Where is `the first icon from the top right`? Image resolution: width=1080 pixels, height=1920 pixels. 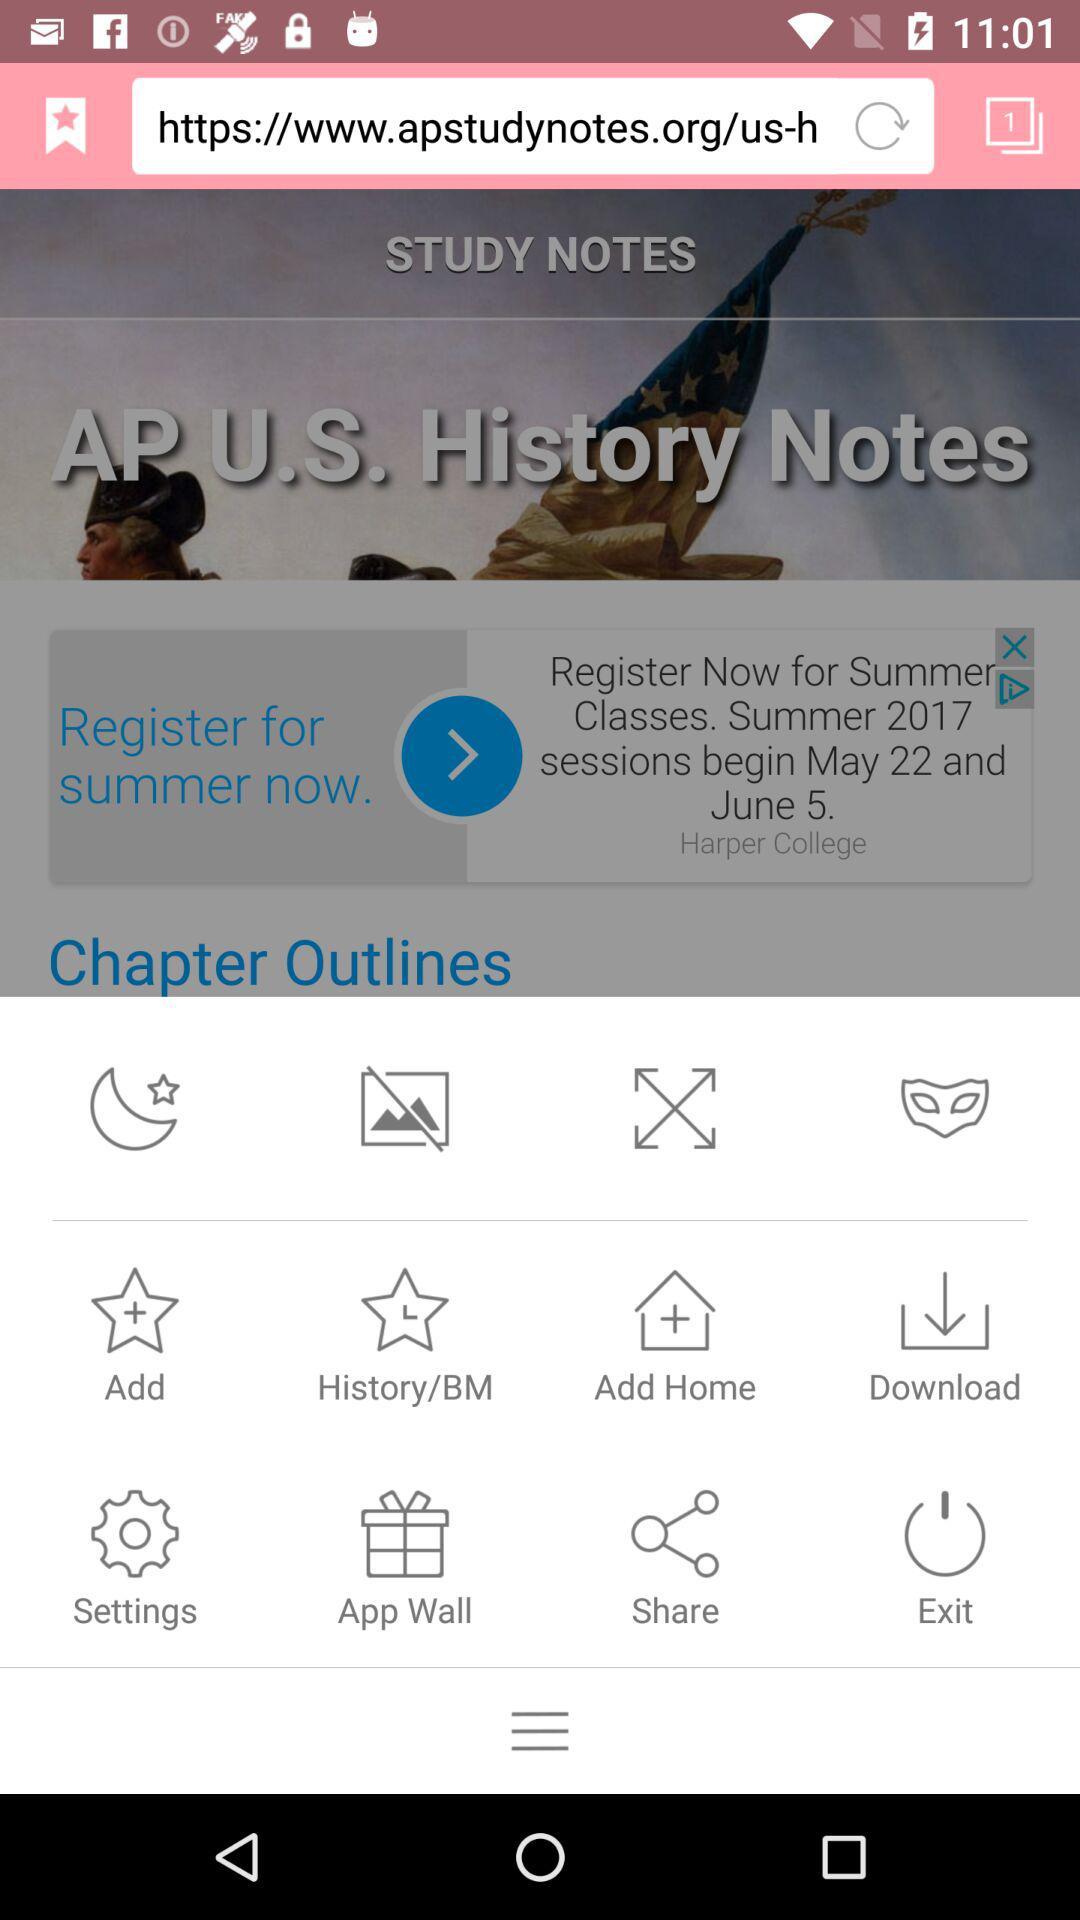
the first icon from the top right is located at coordinates (1014, 124).